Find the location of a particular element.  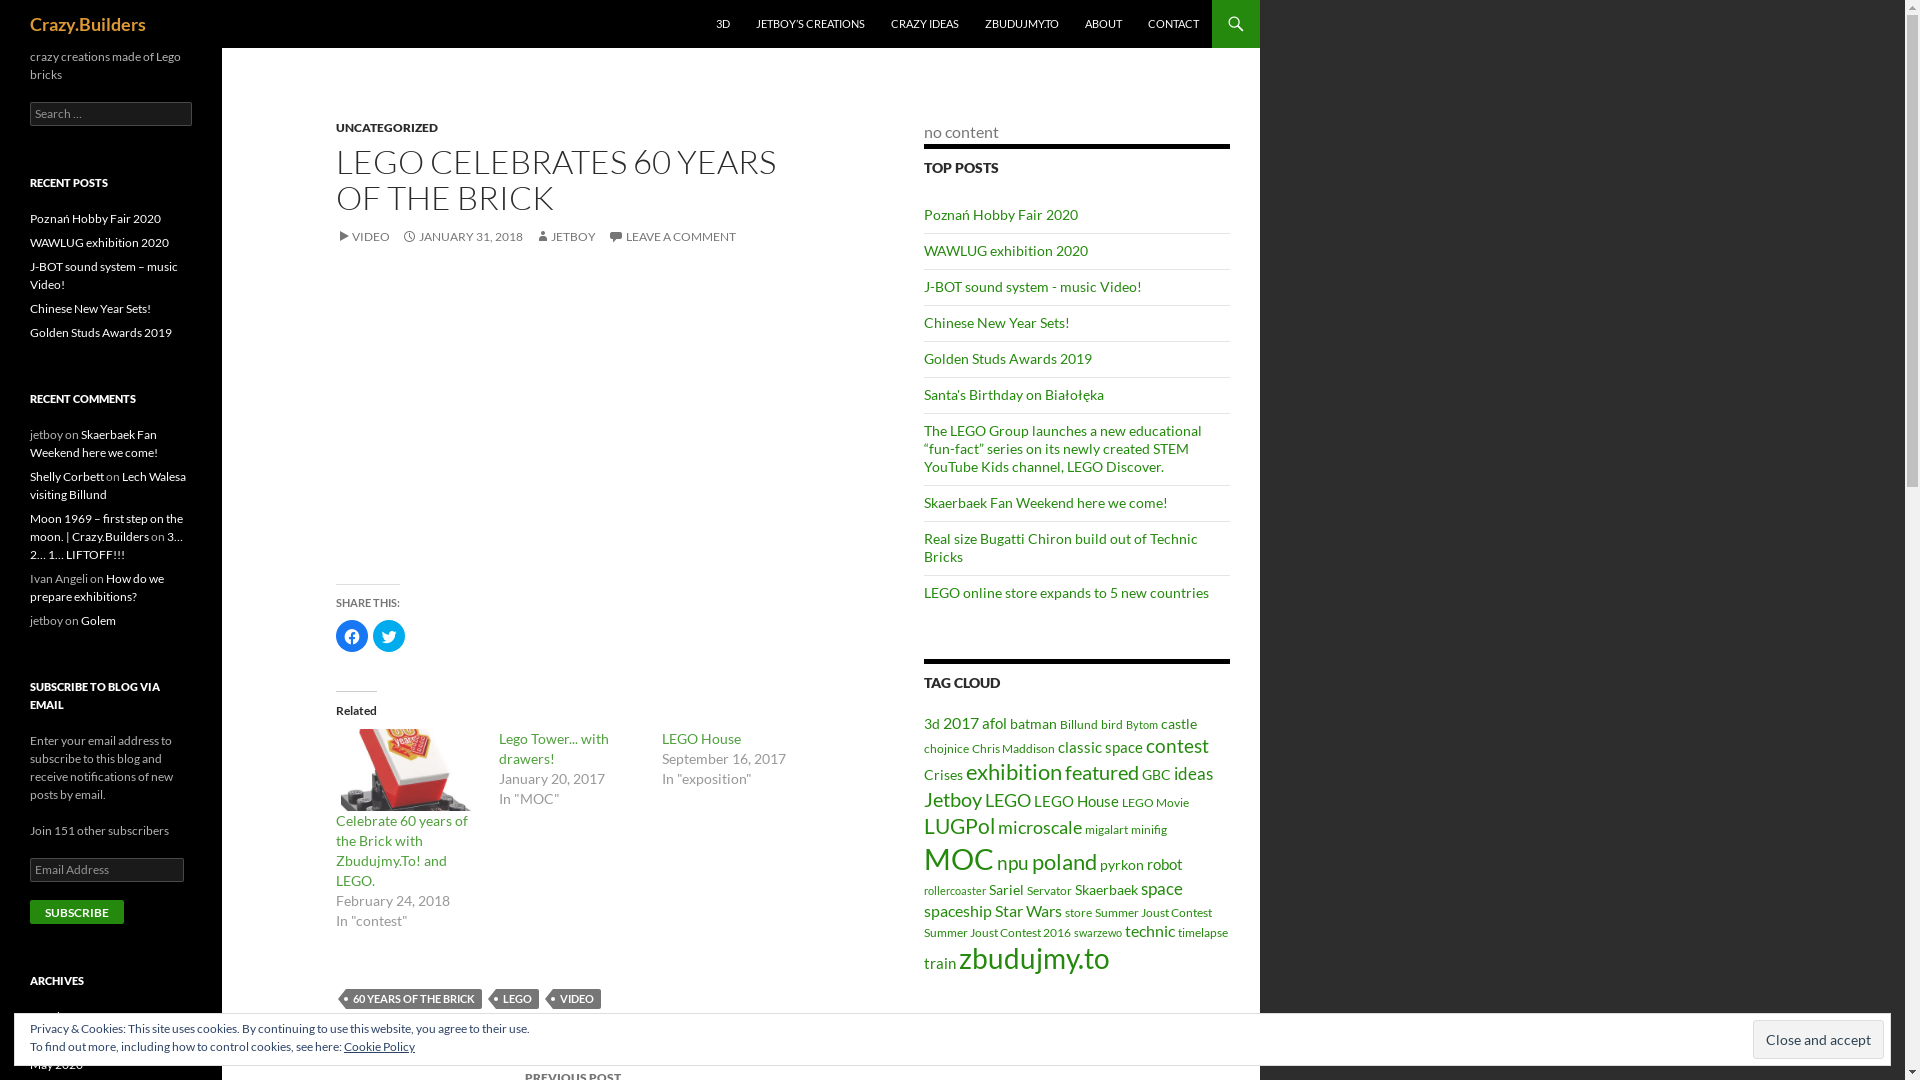

'How do we prepare exhibitions?' is located at coordinates (95, 586).